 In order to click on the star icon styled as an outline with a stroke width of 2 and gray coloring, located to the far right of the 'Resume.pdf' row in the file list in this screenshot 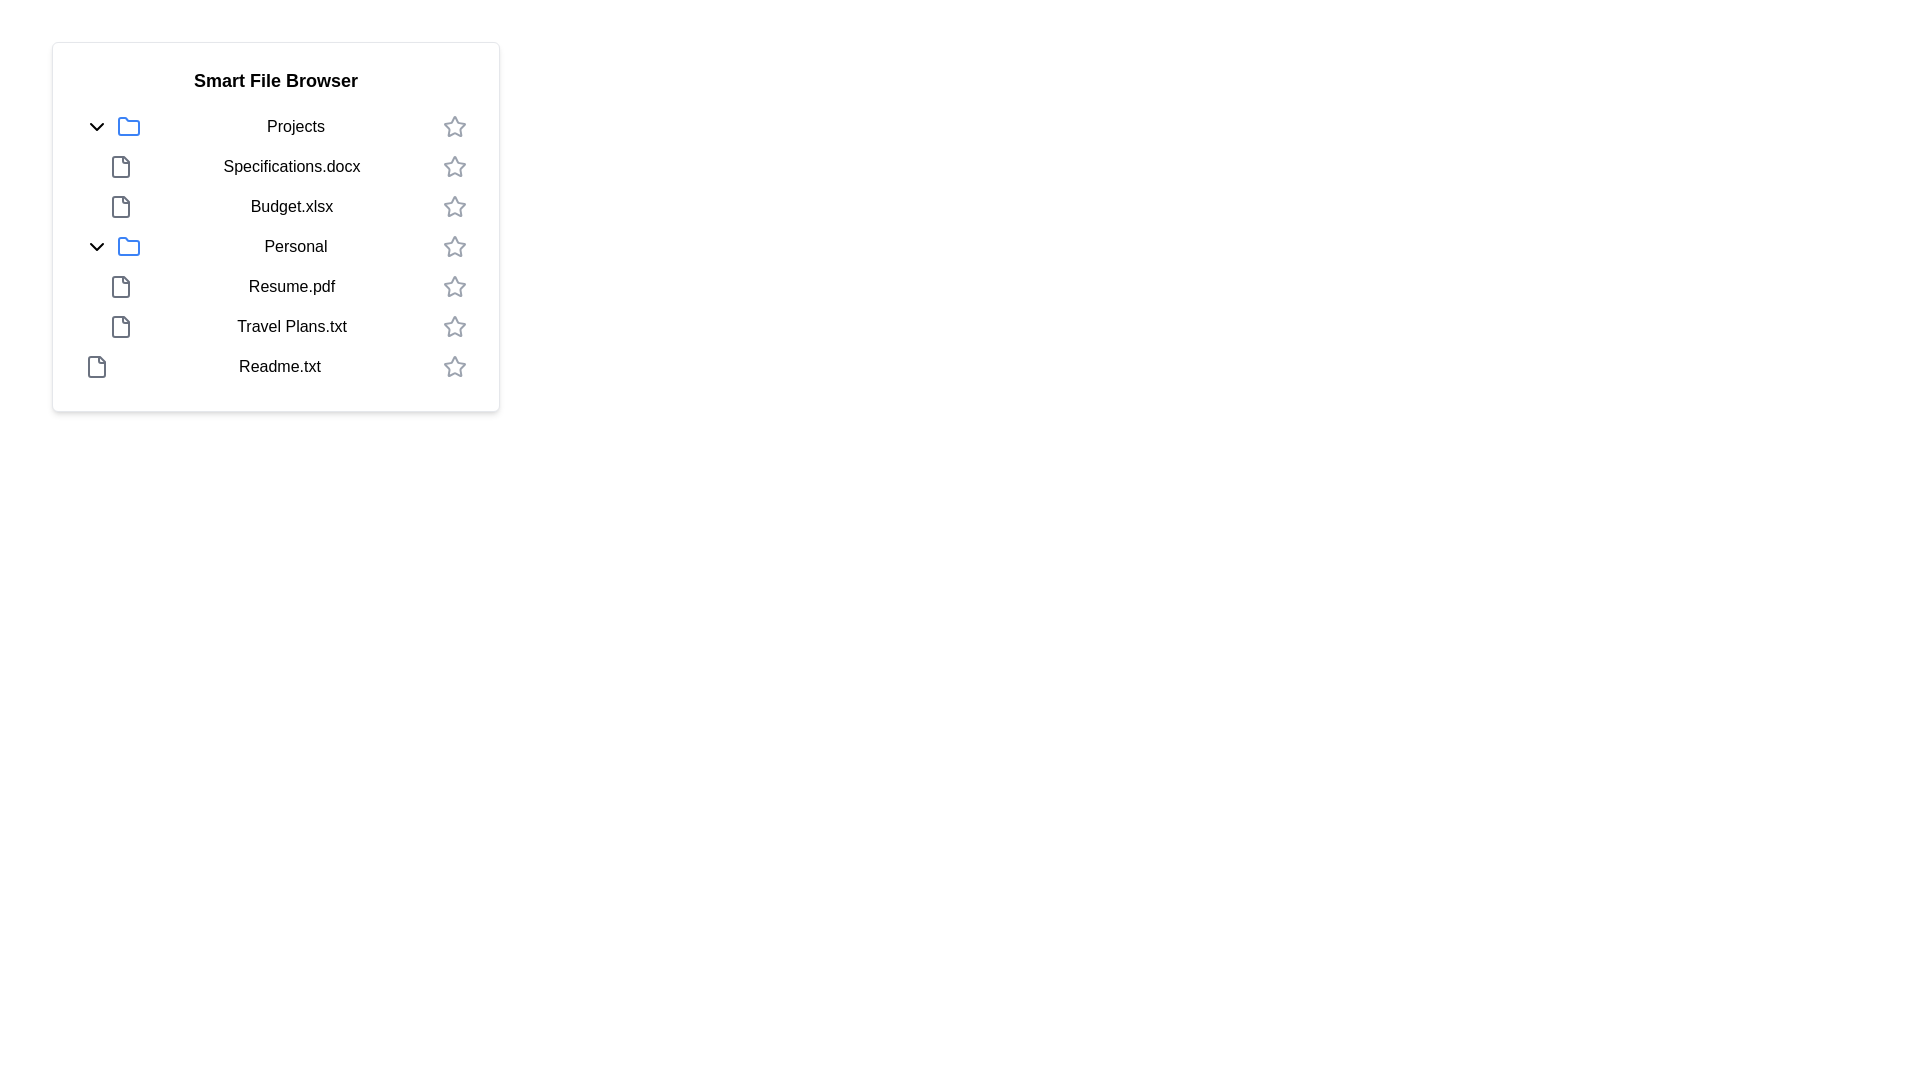, I will do `click(454, 286)`.